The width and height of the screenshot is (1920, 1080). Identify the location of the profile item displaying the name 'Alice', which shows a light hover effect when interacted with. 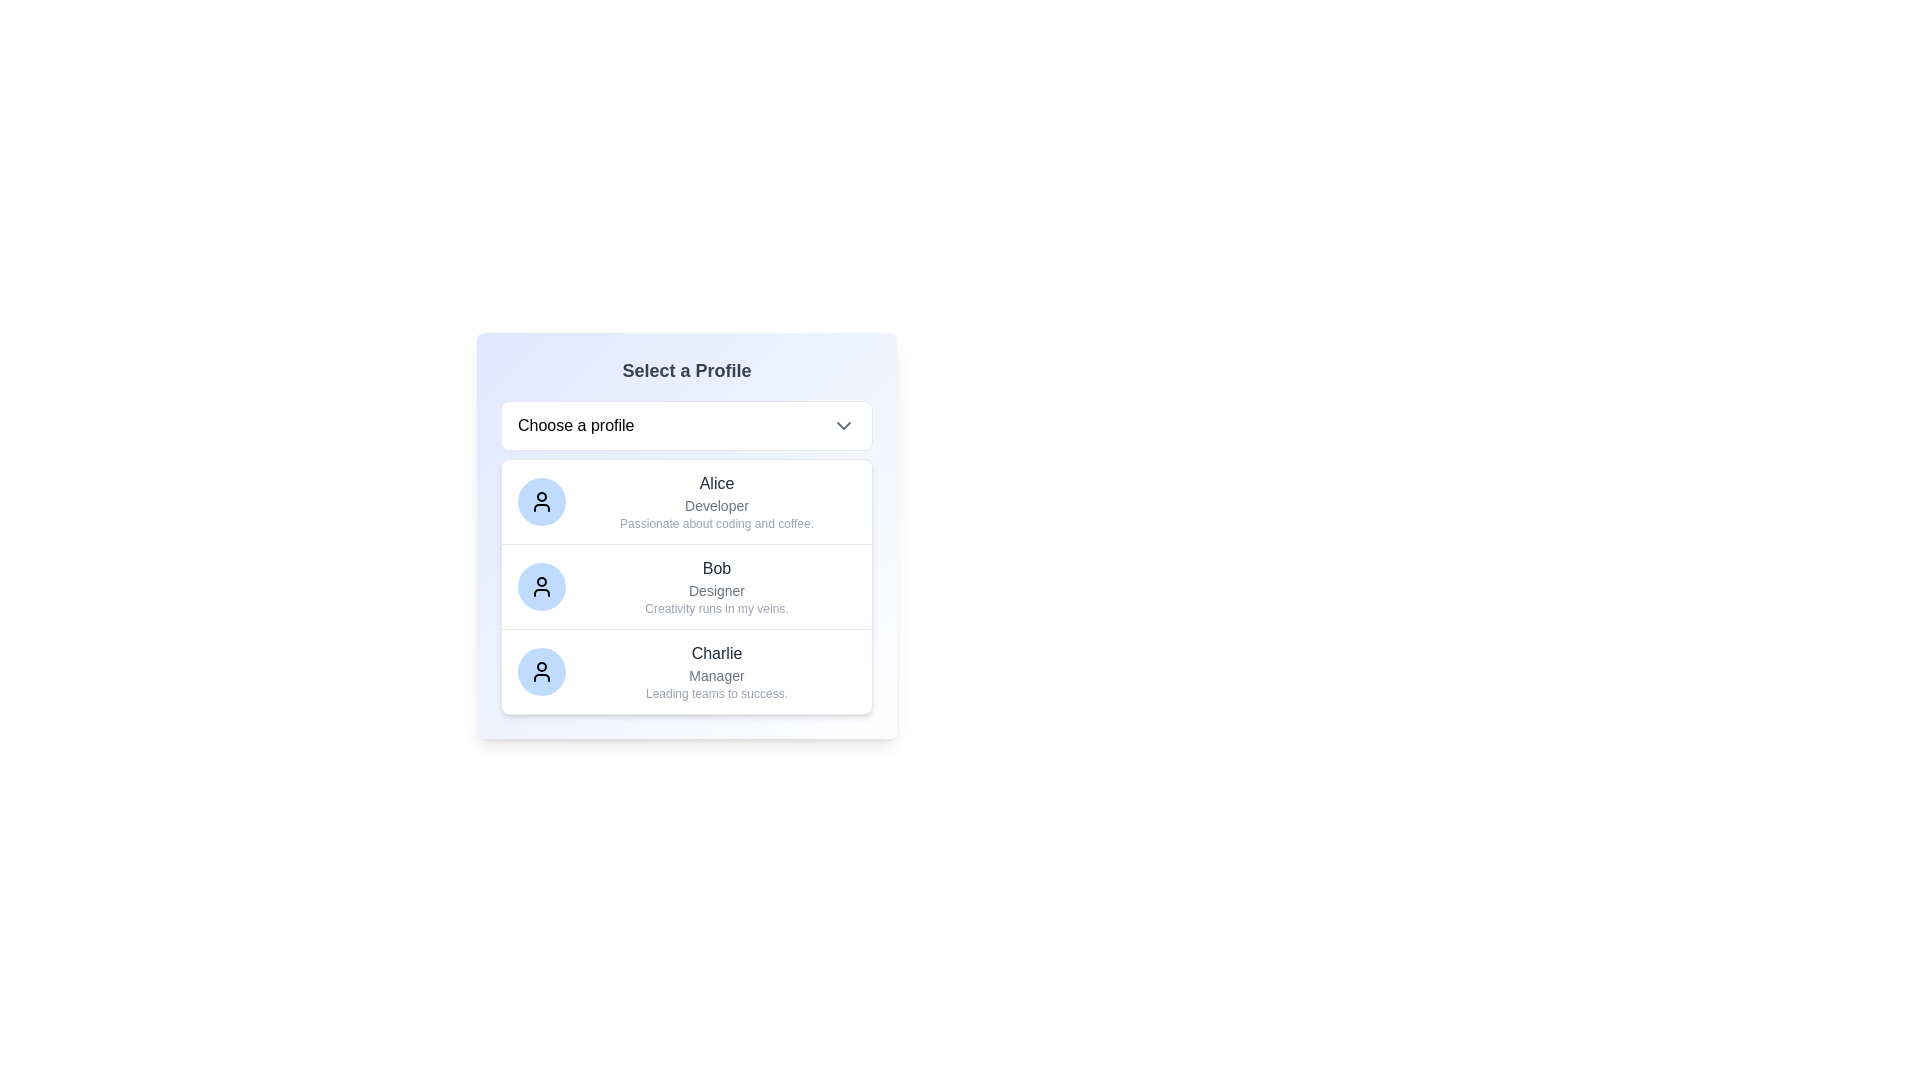
(686, 500).